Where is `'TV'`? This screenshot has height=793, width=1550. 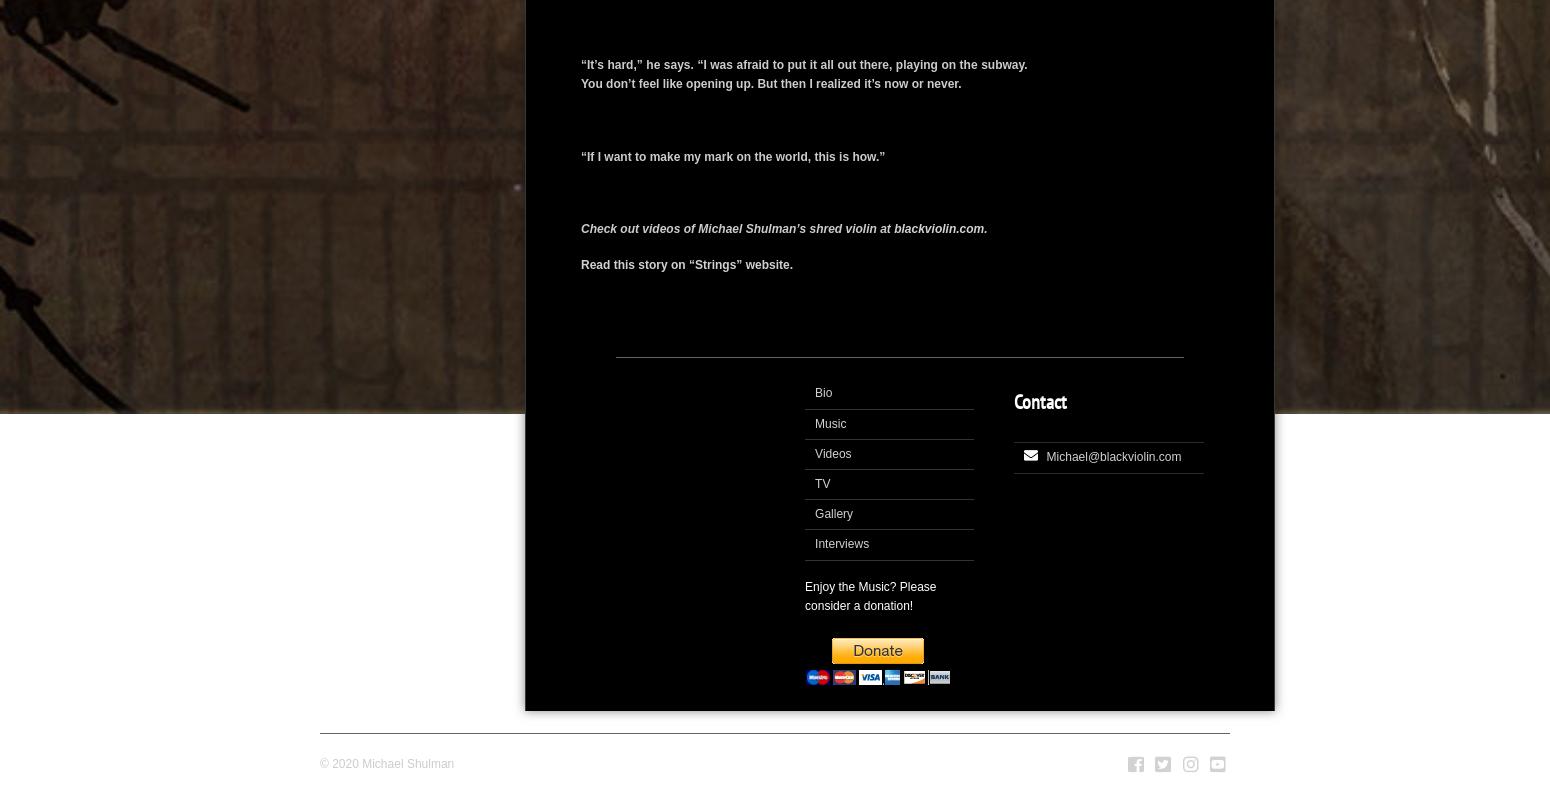
'TV' is located at coordinates (821, 482).